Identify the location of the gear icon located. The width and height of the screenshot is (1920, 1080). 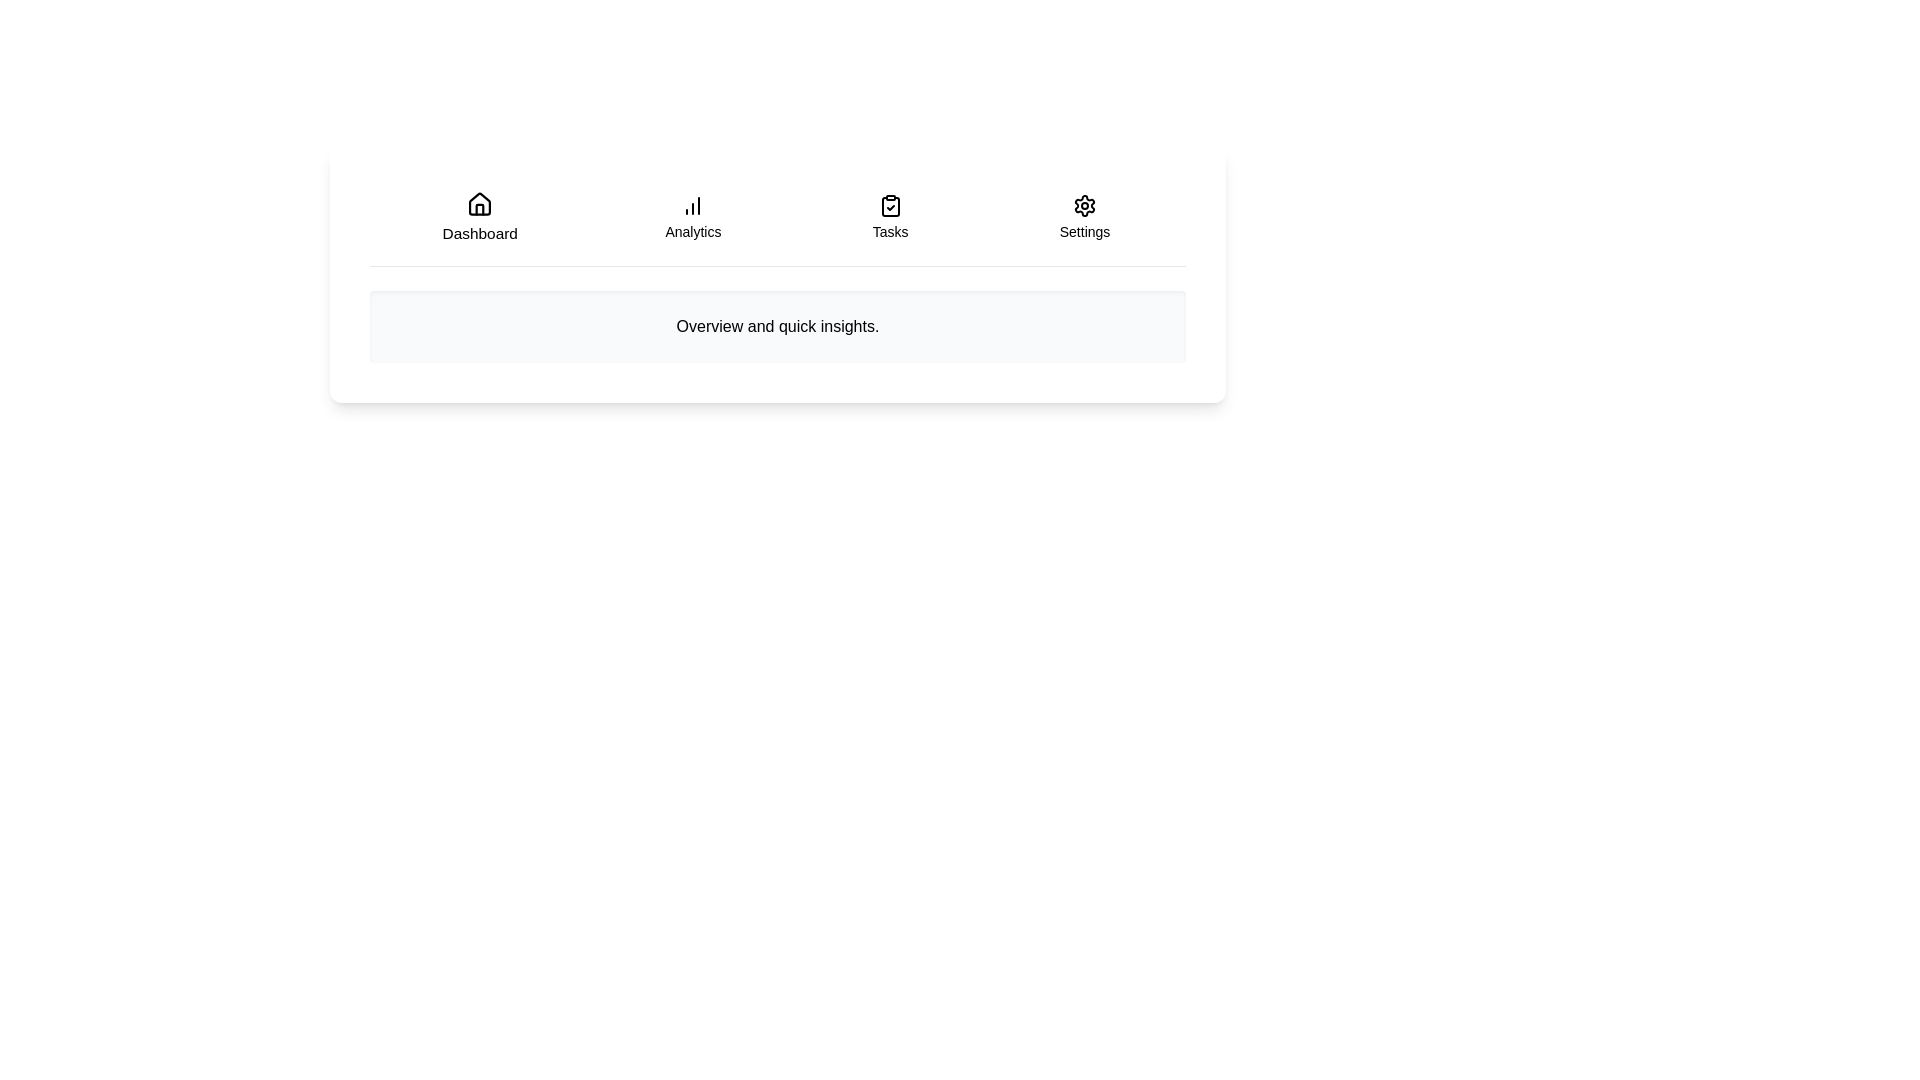
(1083, 205).